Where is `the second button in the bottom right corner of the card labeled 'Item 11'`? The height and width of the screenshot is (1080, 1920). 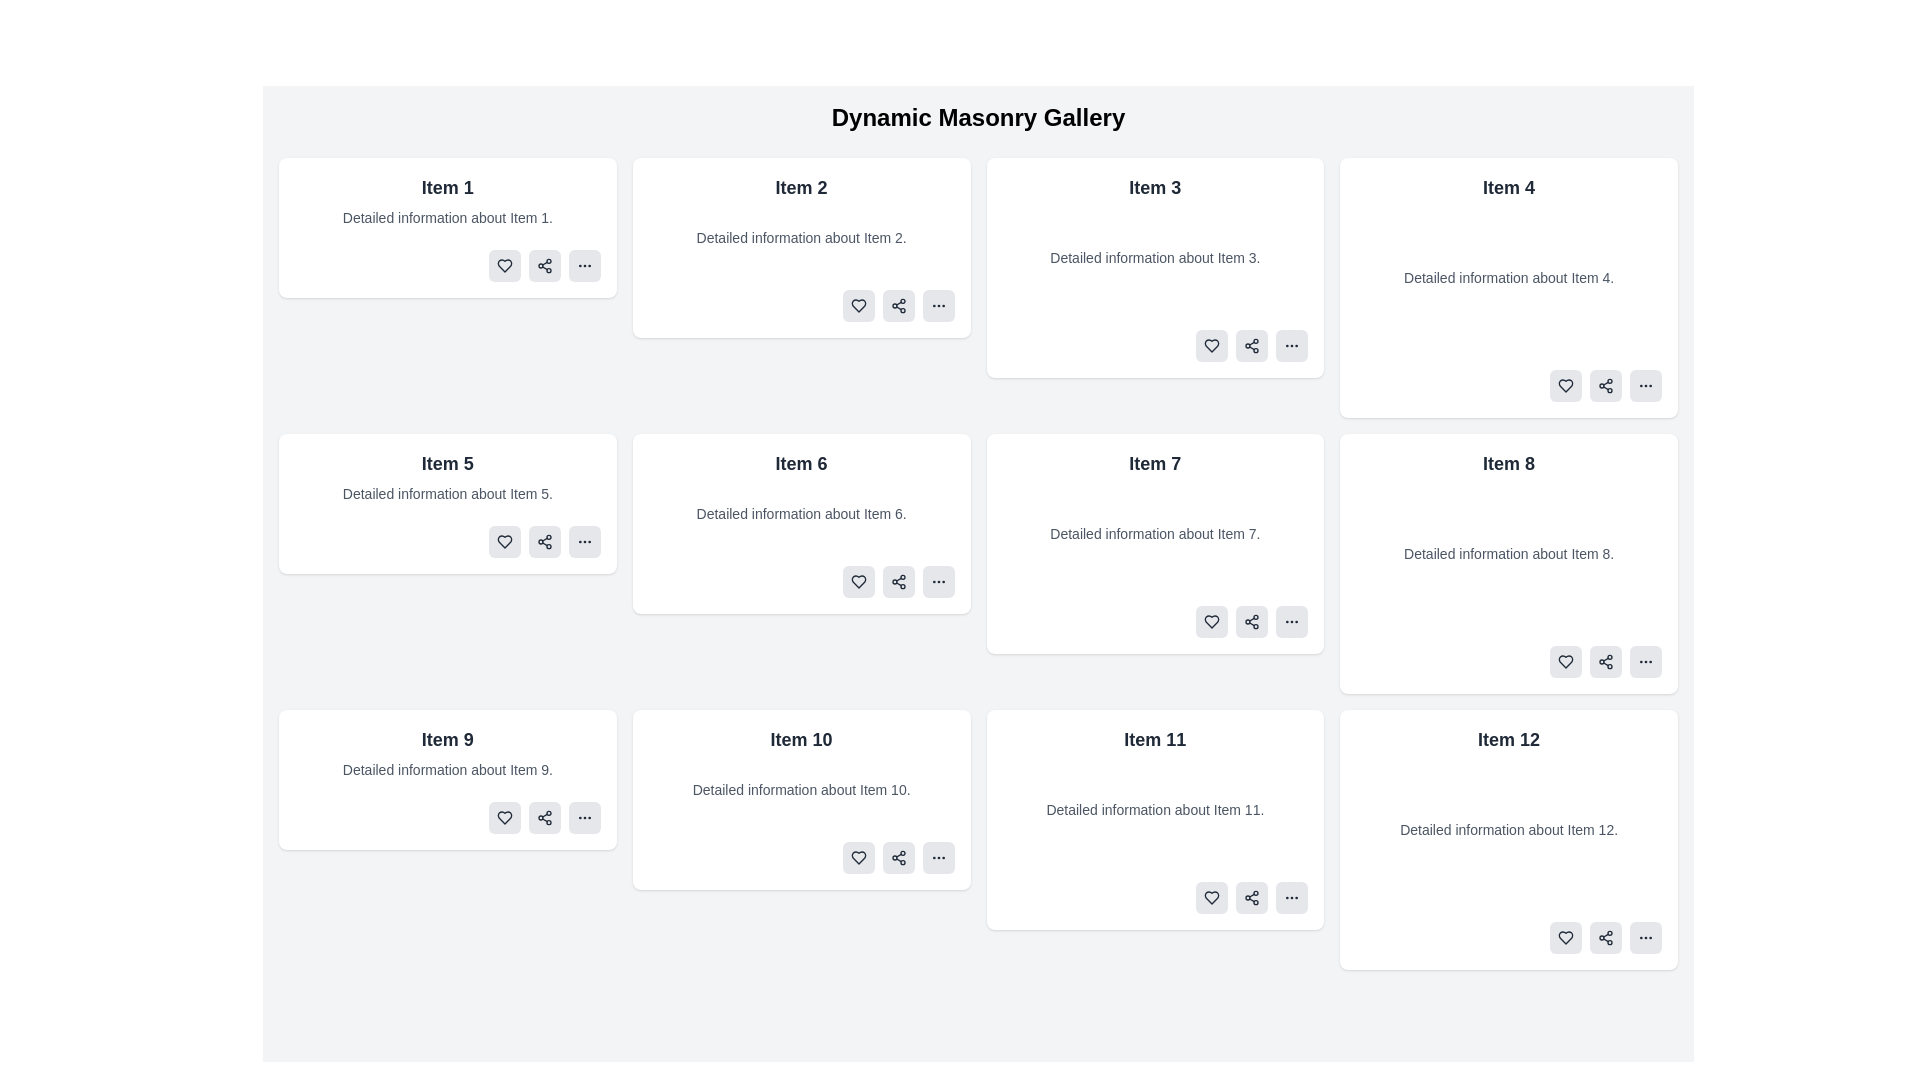
the second button in the bottom right corner of the card labeled 'Item 11' is located at coordinates (1251, 897).